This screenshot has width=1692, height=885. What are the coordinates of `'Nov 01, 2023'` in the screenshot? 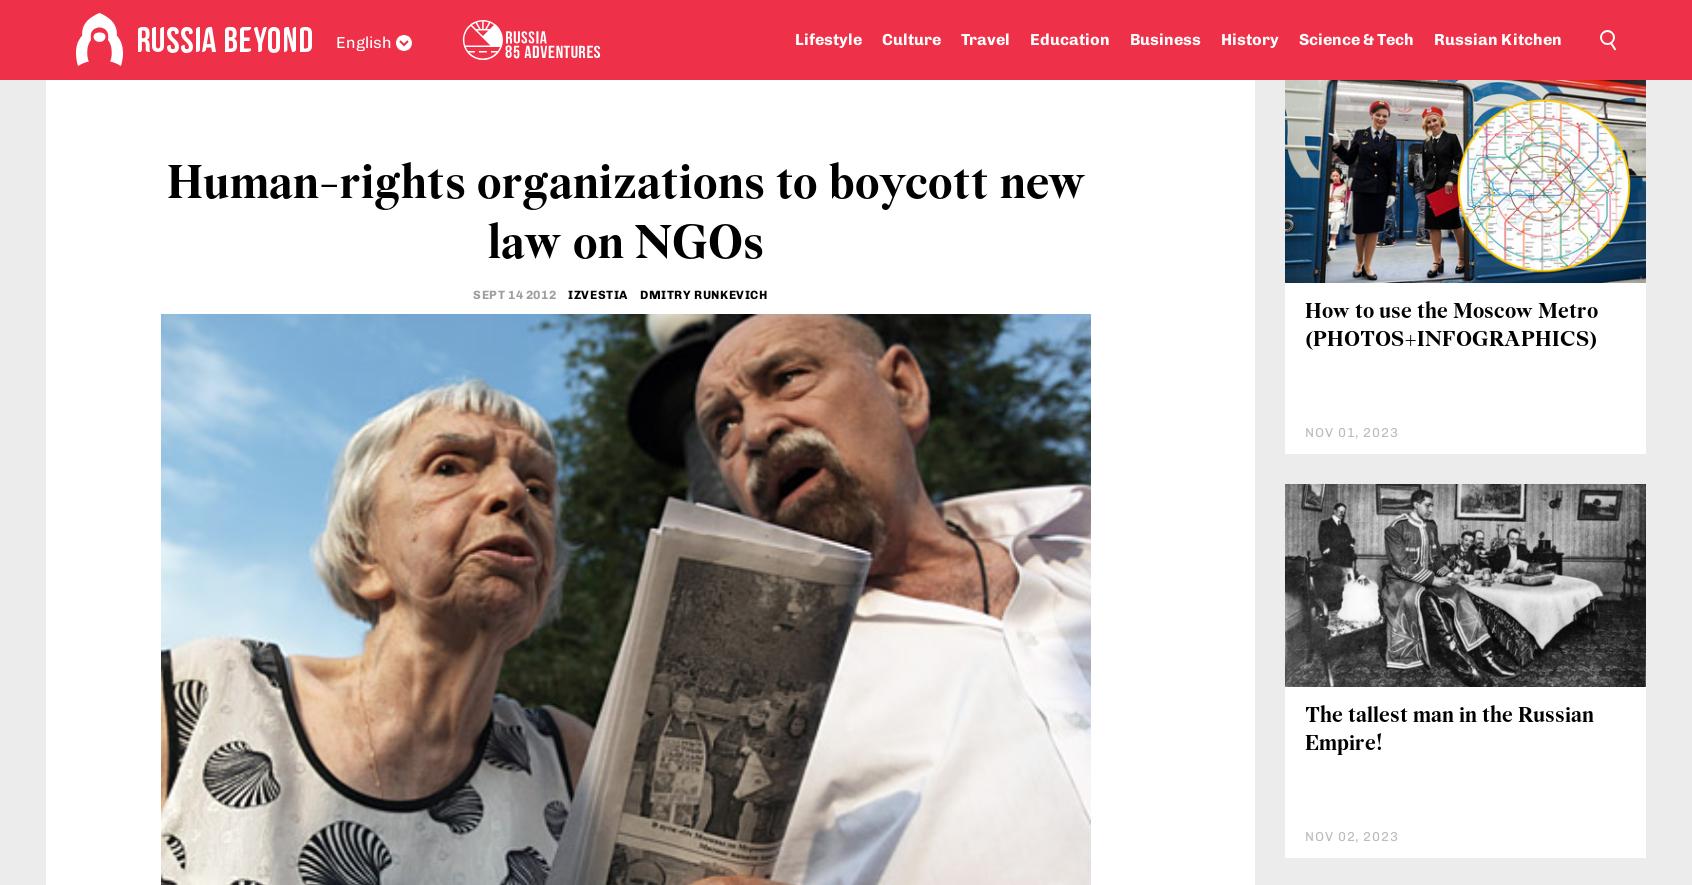 It's located at (1351, 550).